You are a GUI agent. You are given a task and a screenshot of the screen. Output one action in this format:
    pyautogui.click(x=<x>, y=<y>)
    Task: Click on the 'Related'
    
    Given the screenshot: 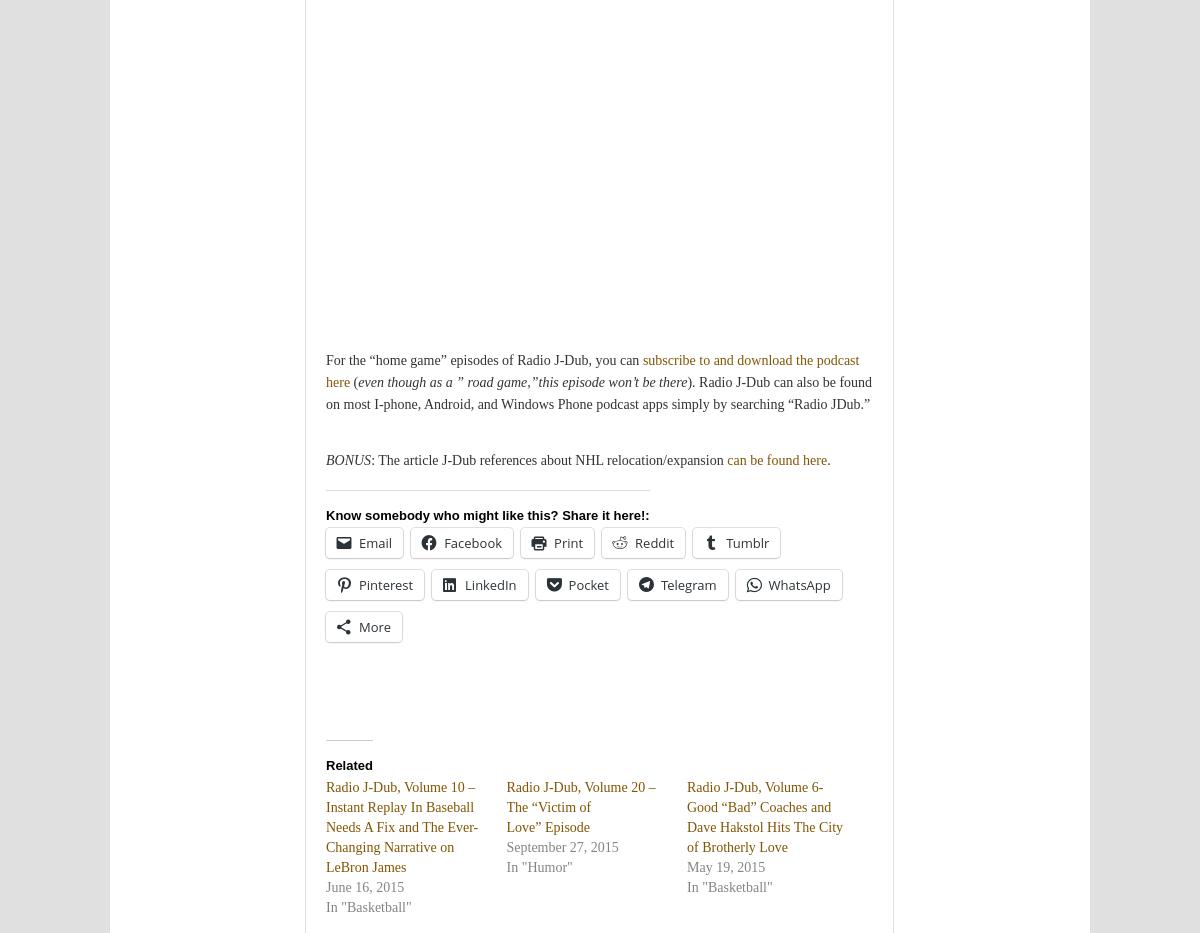 What is the action you would take?
    pyautogui.click(x=326, y=764)
    